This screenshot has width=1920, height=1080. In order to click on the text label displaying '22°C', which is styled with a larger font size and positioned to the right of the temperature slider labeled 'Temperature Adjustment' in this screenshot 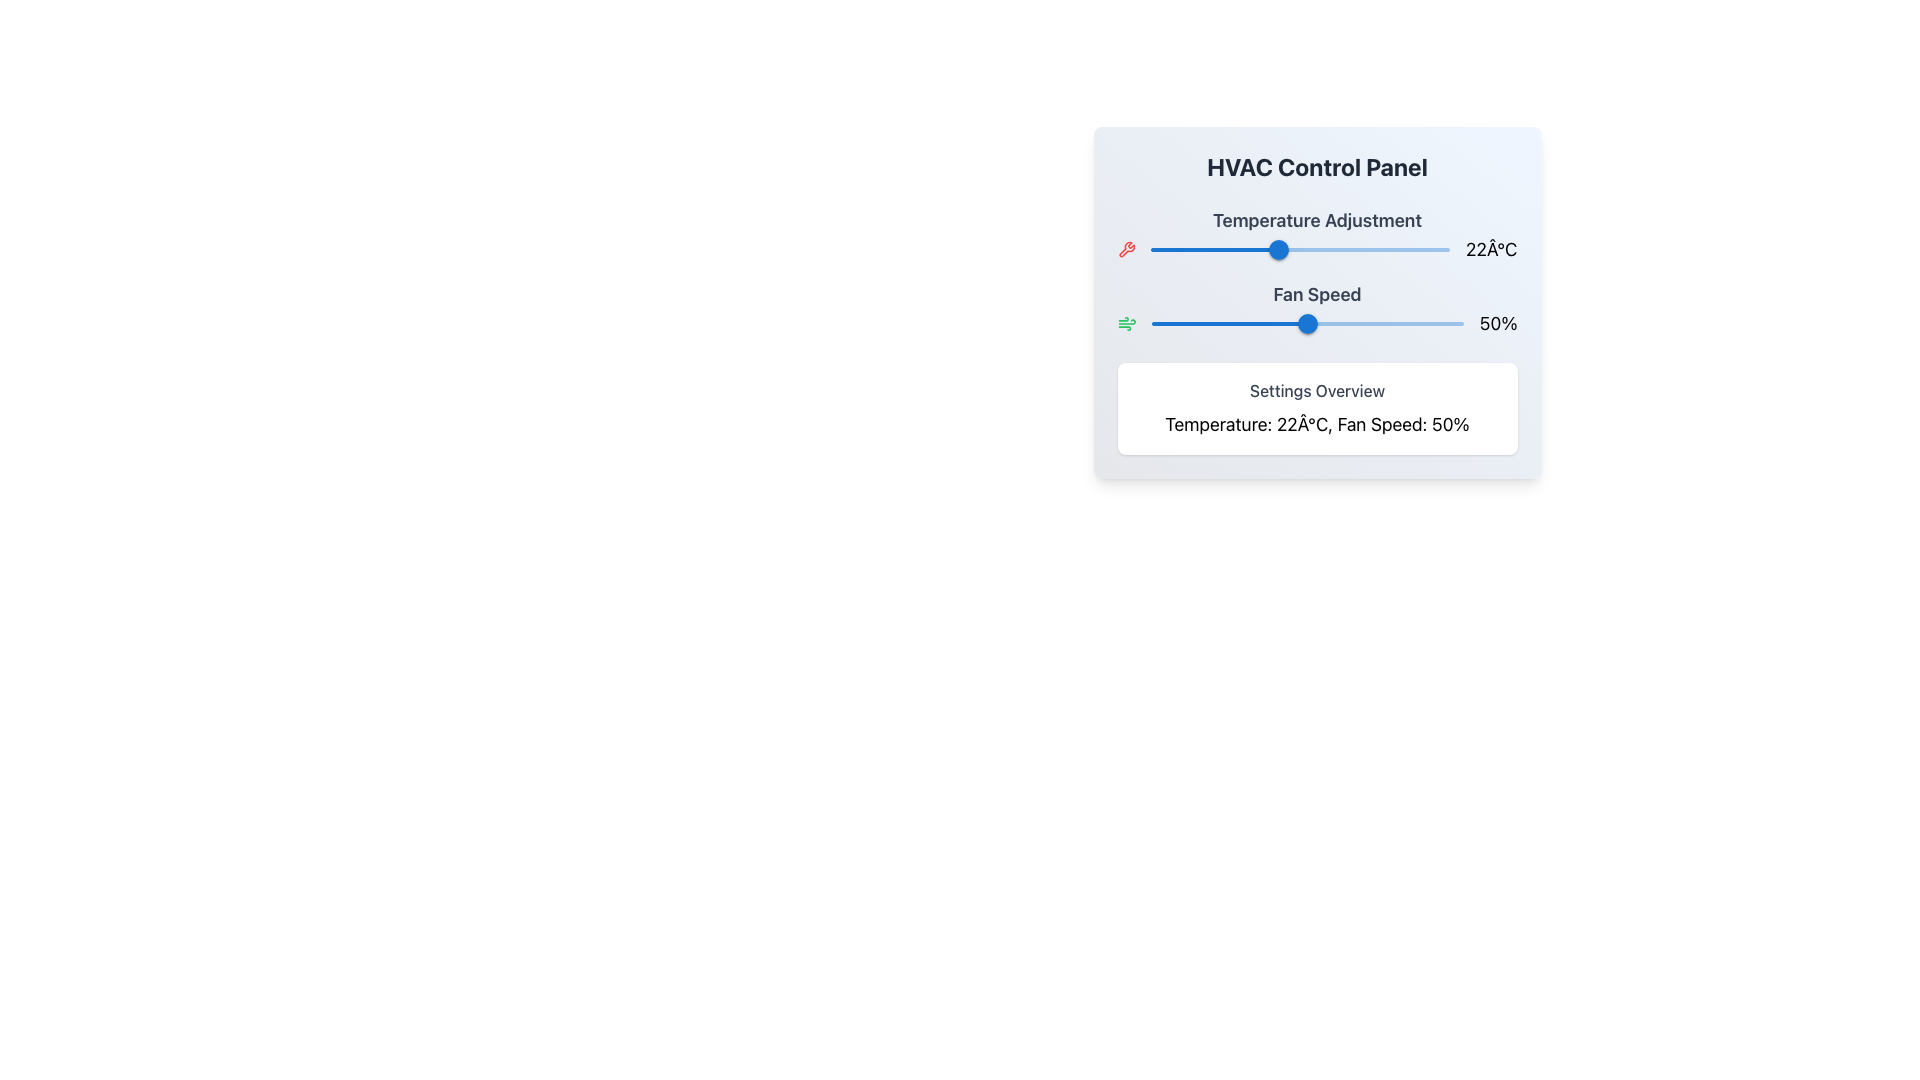, I will do `click(1491, 249)`.